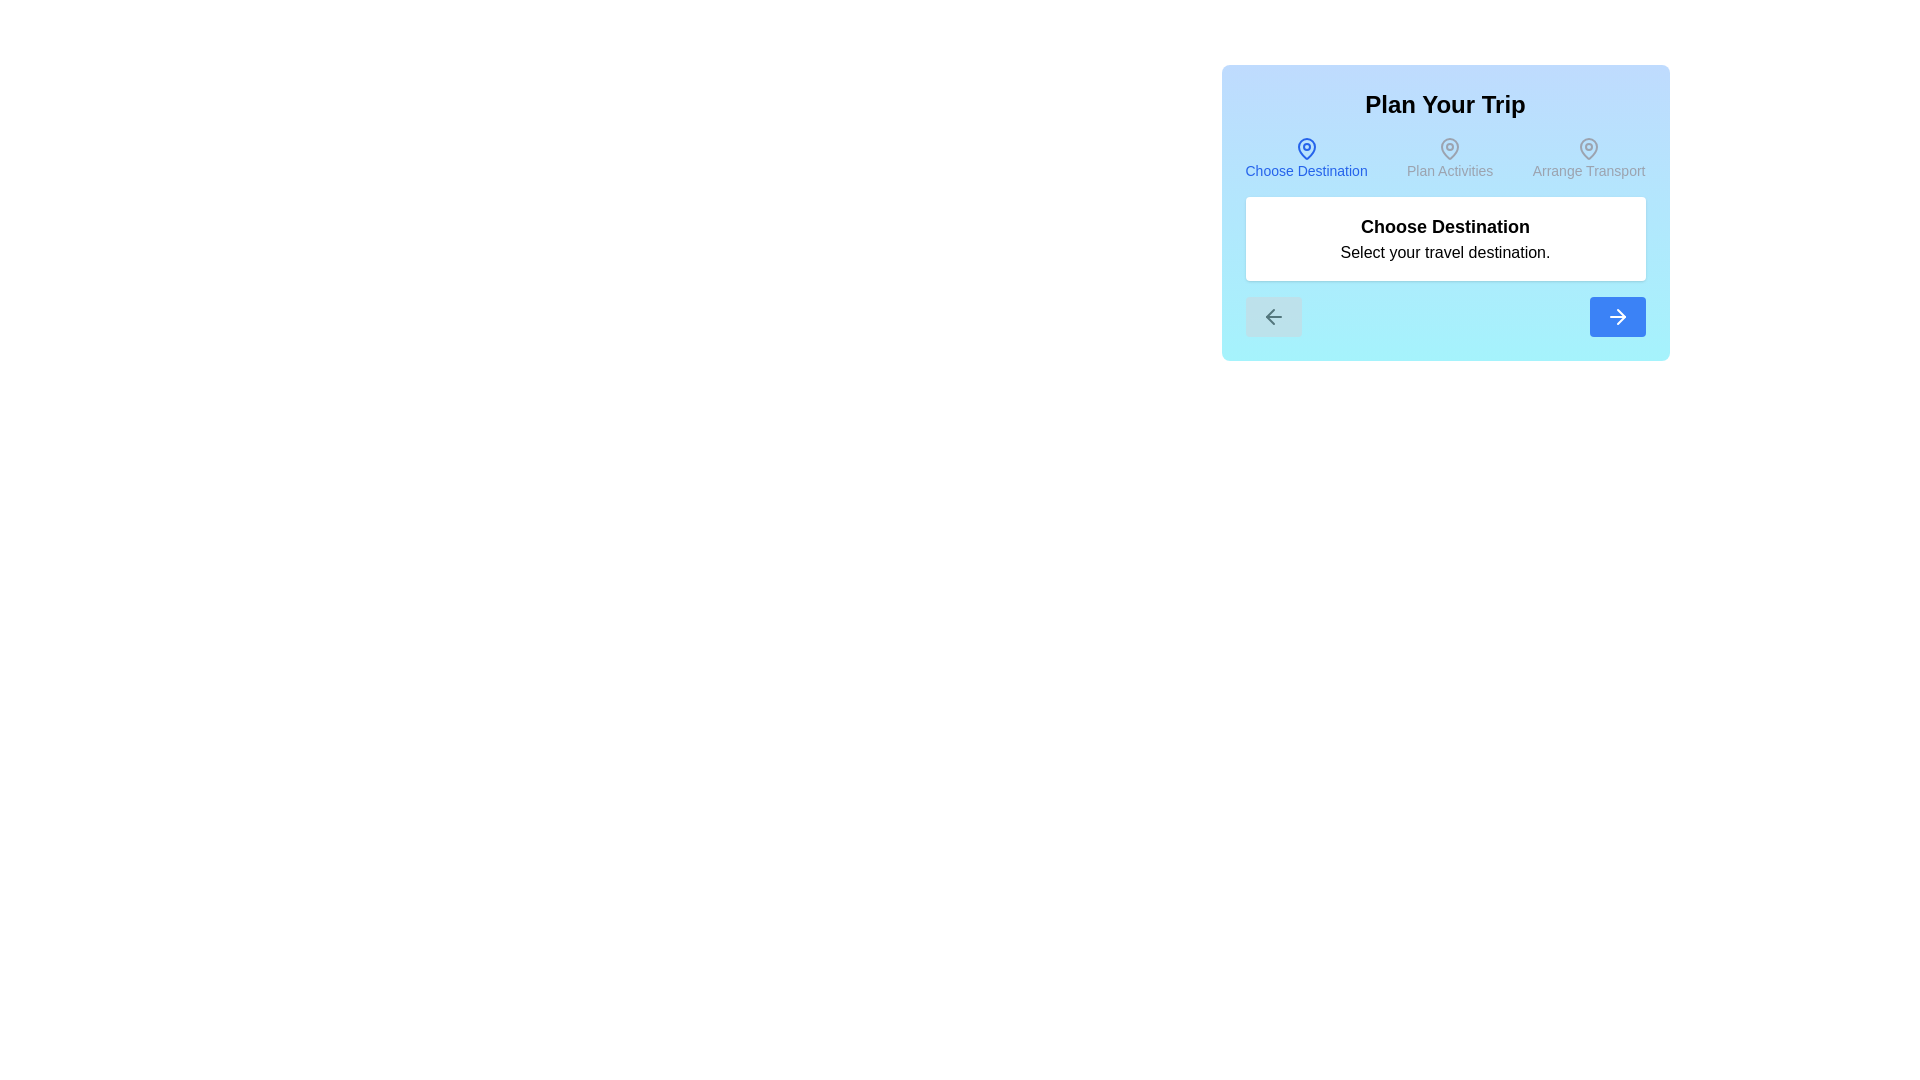 The width and height of the screenshot is (1920, 1080). I want to click on the step indicator corresponding to Choose Destination to move to that step, so click(1306, 157).